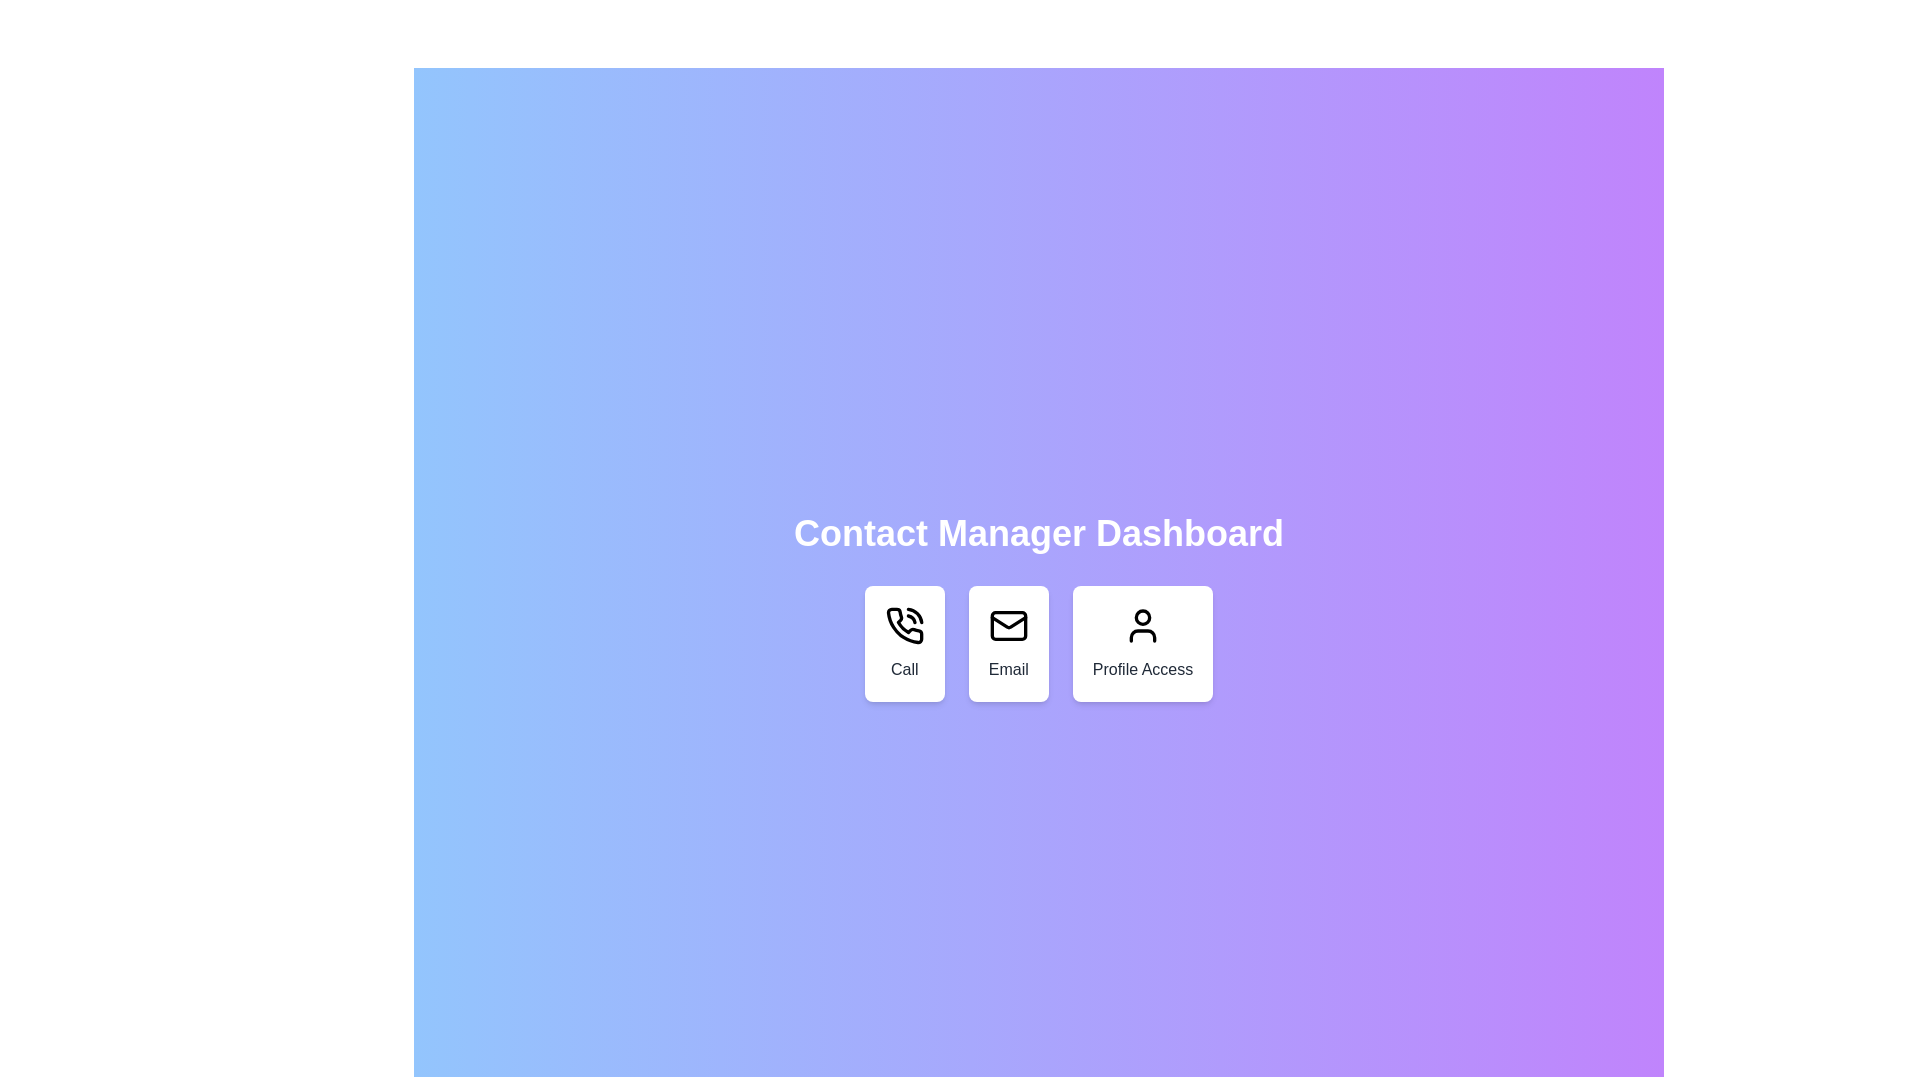 Image resolution: width=1920 pixels, height=1080 pixels. What do you see at coordinates (903, 670) in the screenshot?
I see `the Text label located at the bottom-center of the card, which provides a label for initiating a call, situated below the phone icon` at bounding box center [903, 670].